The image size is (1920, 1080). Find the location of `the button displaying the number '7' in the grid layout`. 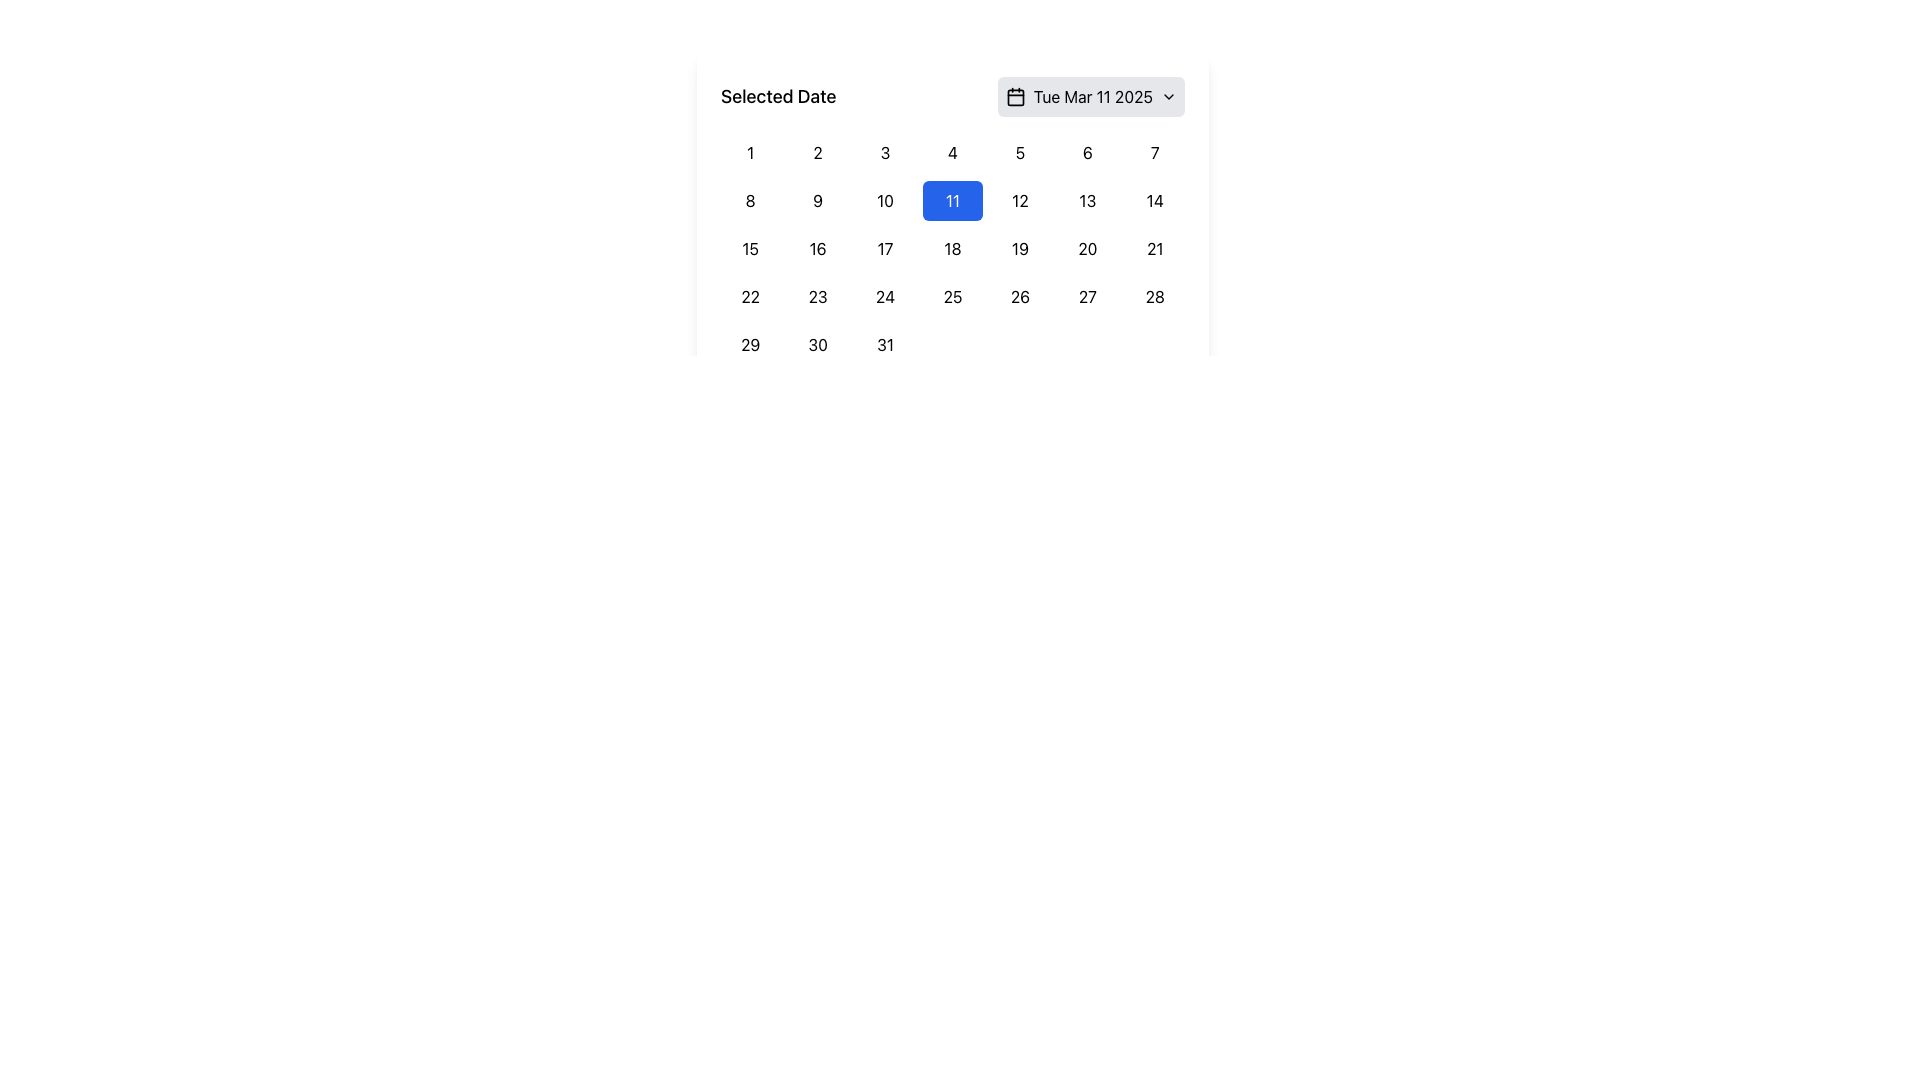

the button displaying the number '7' in the grid layout is located at coordinates (1155, 152).